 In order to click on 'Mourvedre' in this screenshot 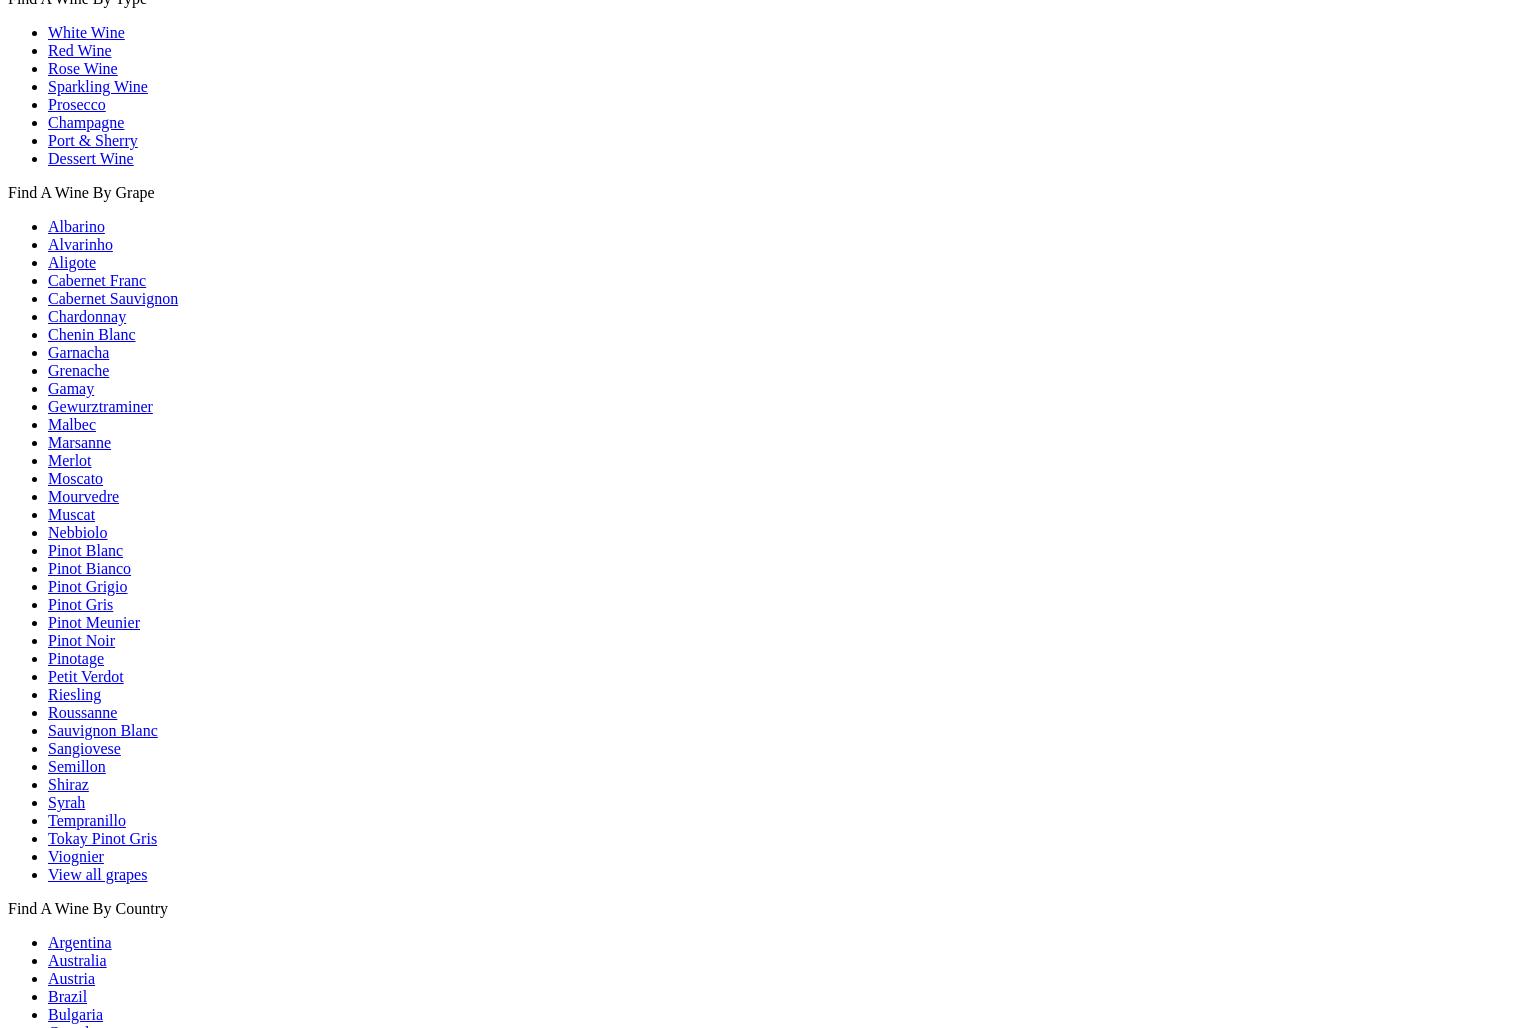, I will do `click(83, 494)`.